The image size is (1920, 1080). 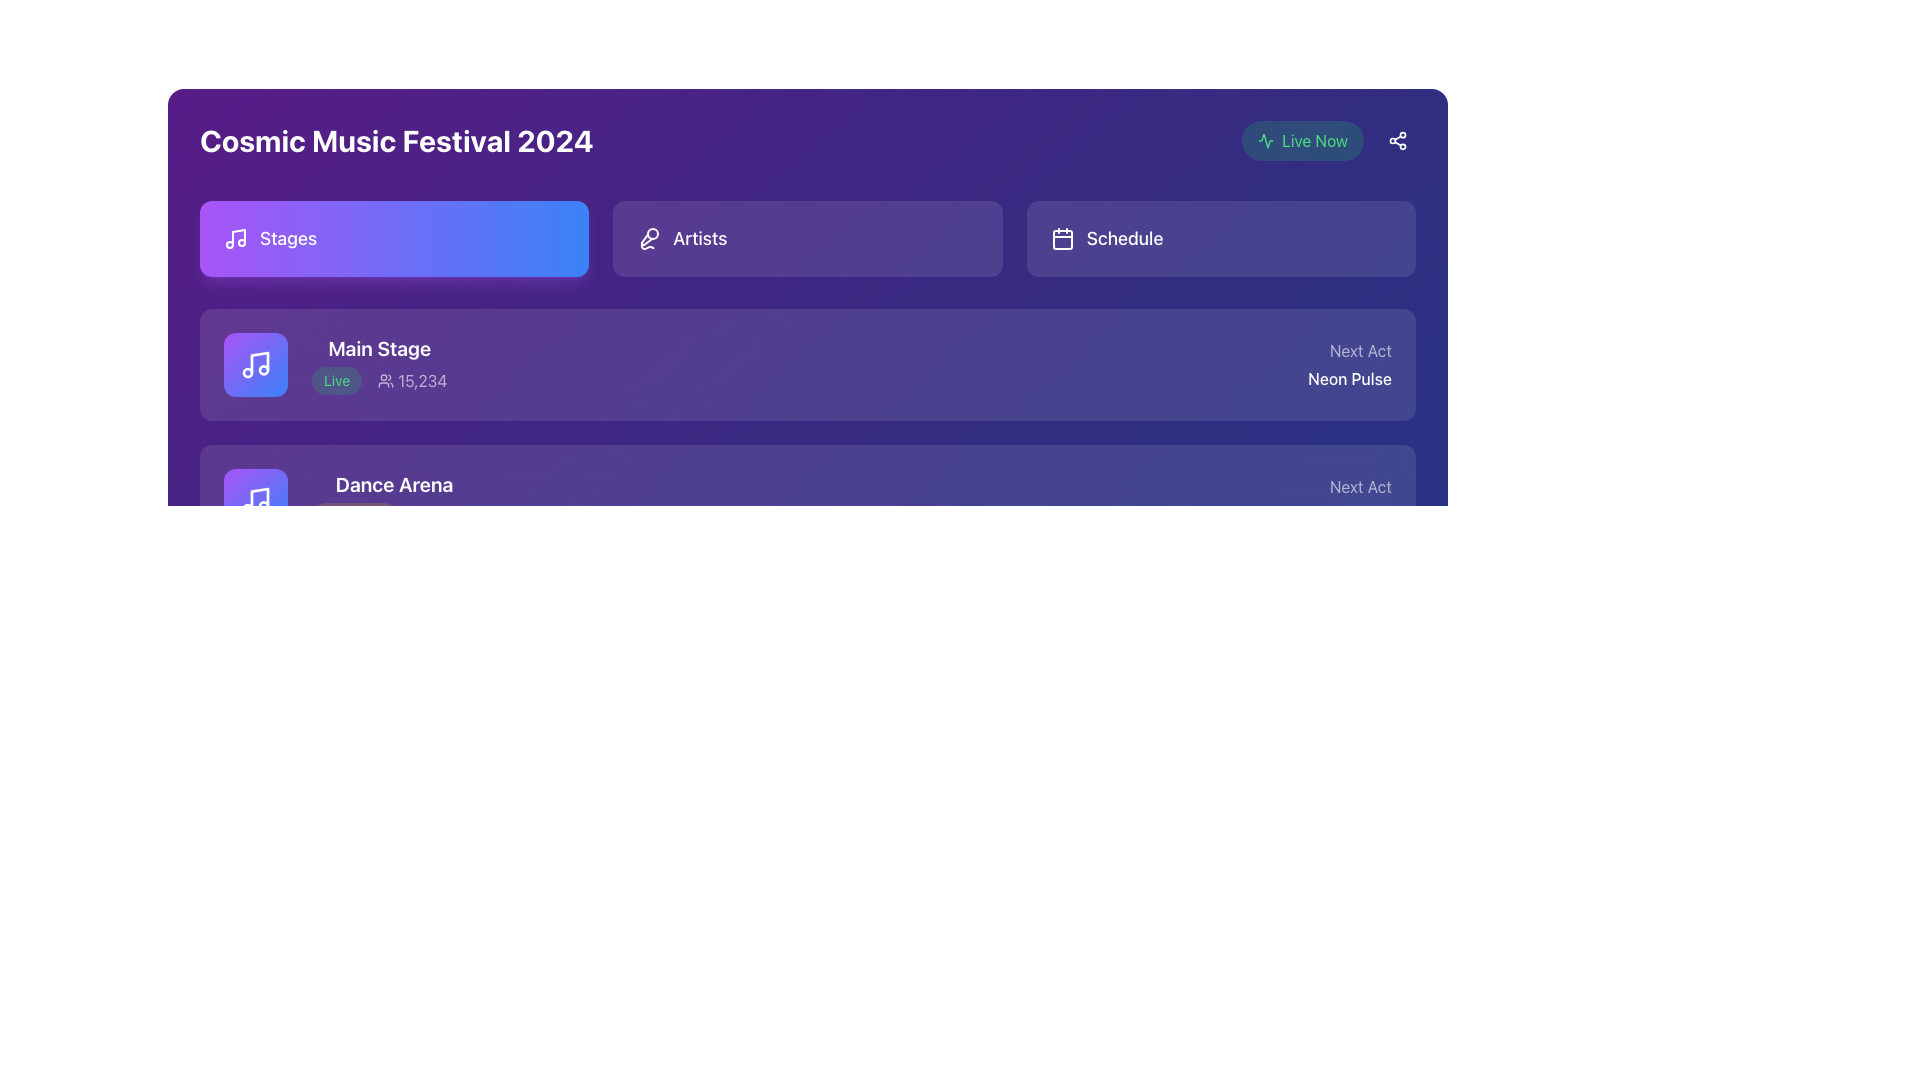 What do you see at coordinates (807, 238) in the screenshot?
I see `the 'Artists' button located in the central position of a horizontal row of three buttons` at bounding box center [807, 238].